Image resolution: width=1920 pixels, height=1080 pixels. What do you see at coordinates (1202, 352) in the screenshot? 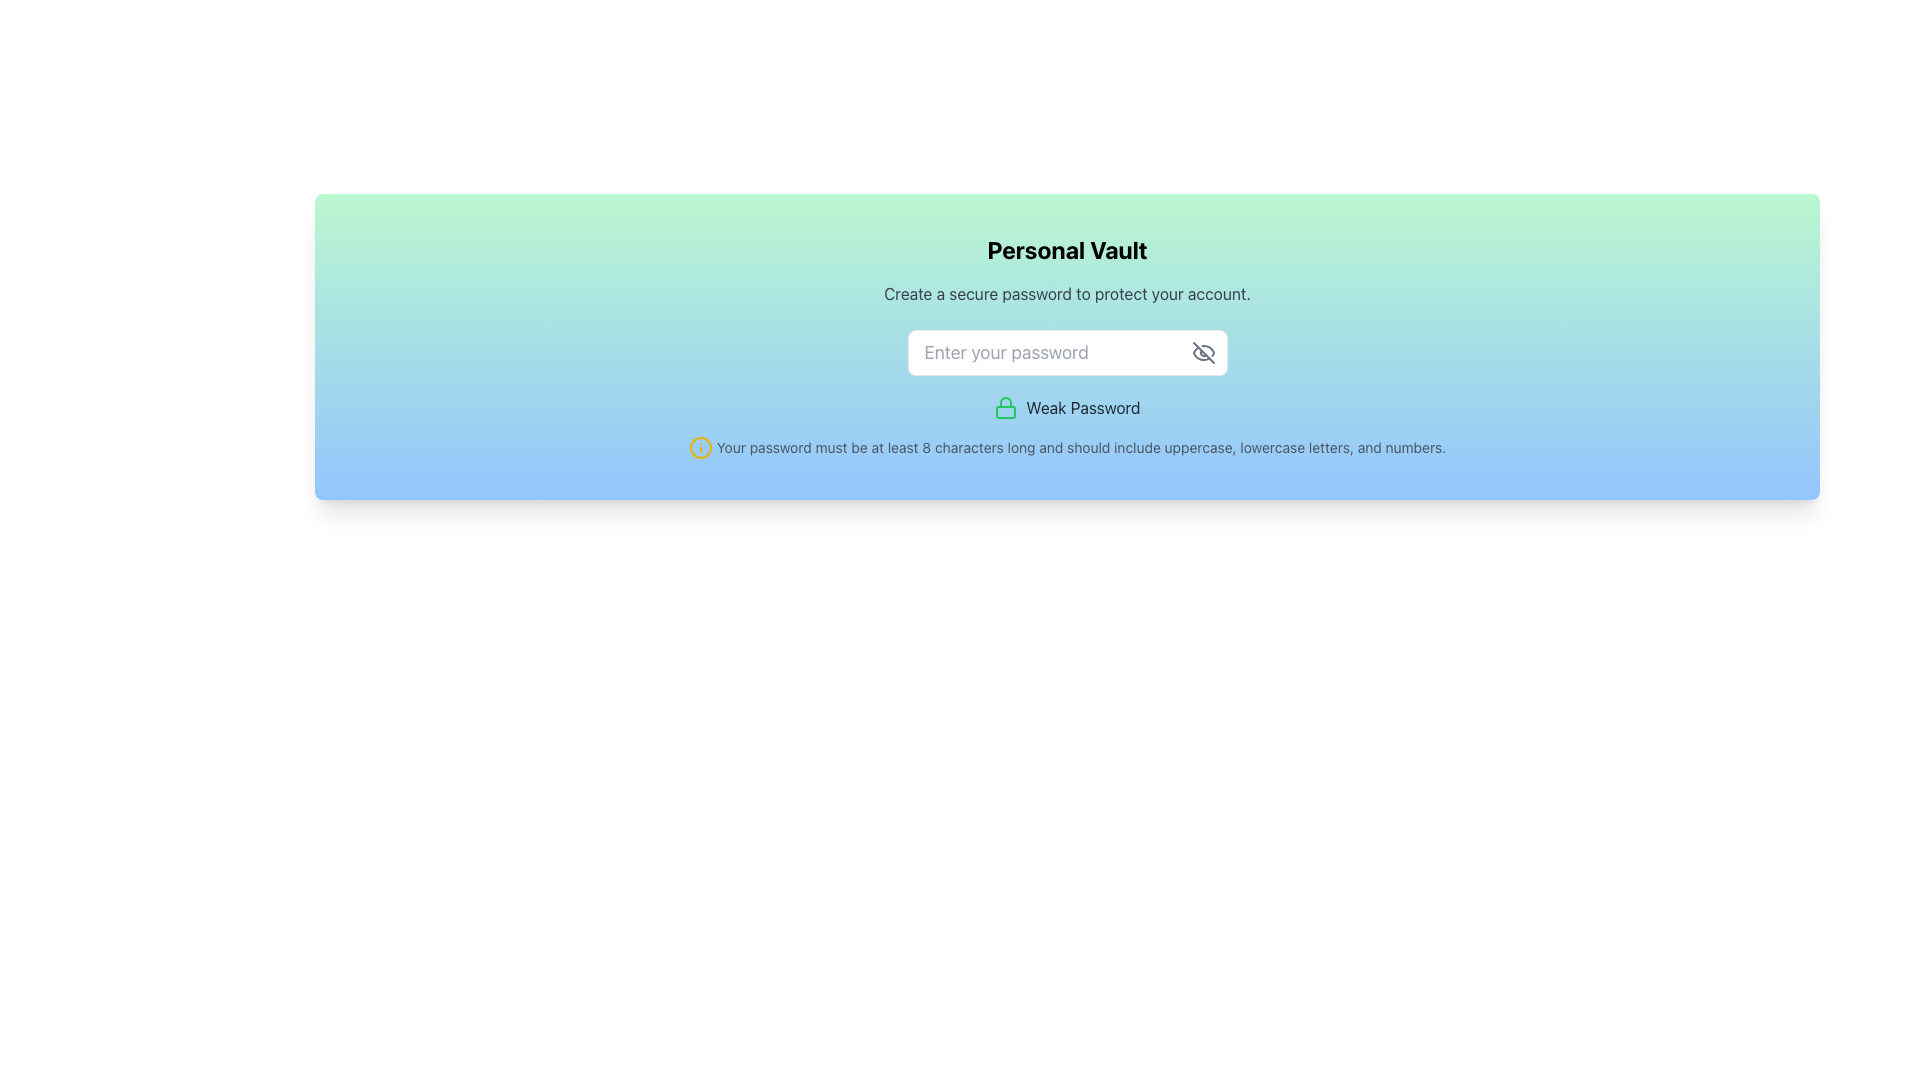
I see `the eye icon button with a diagonal slash across it, located at the right end of the password input field` at bounding box center [1202, 352].